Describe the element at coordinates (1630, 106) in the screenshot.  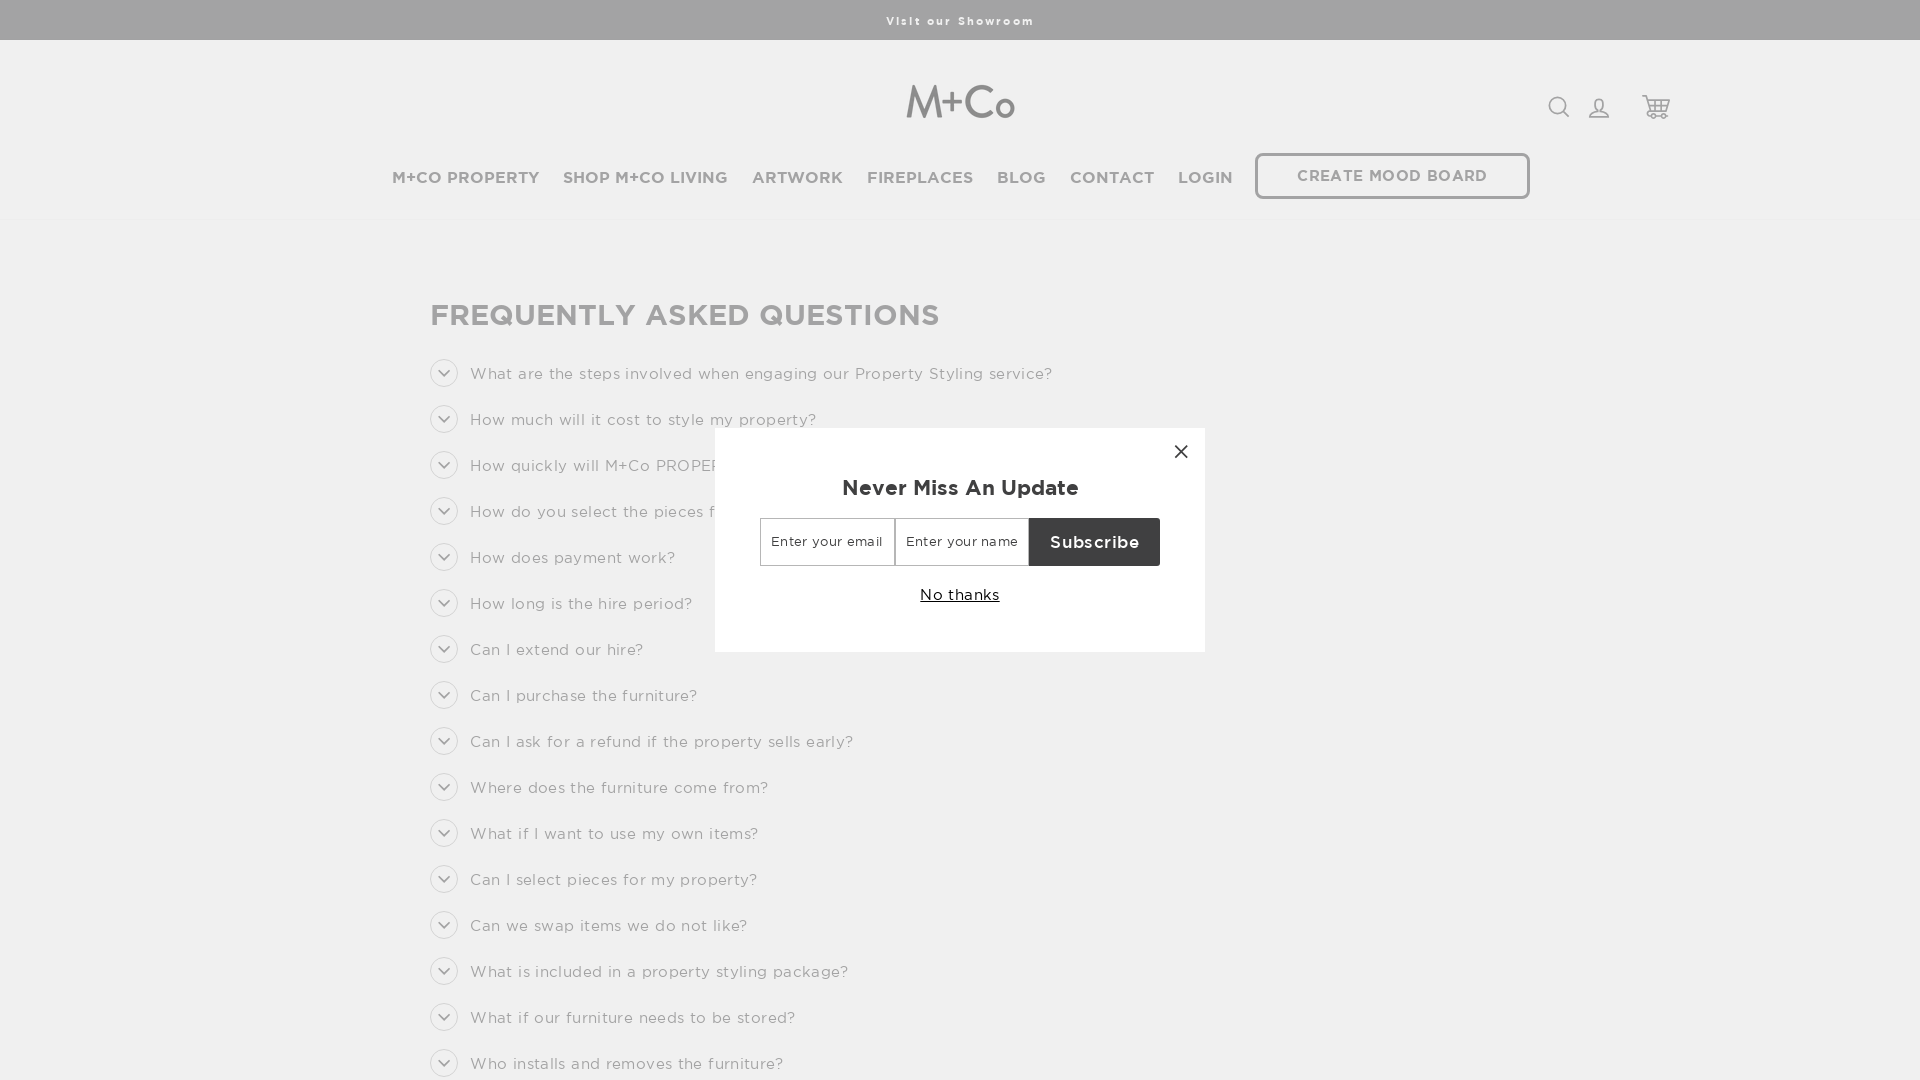
I see `'CART'` at that location.